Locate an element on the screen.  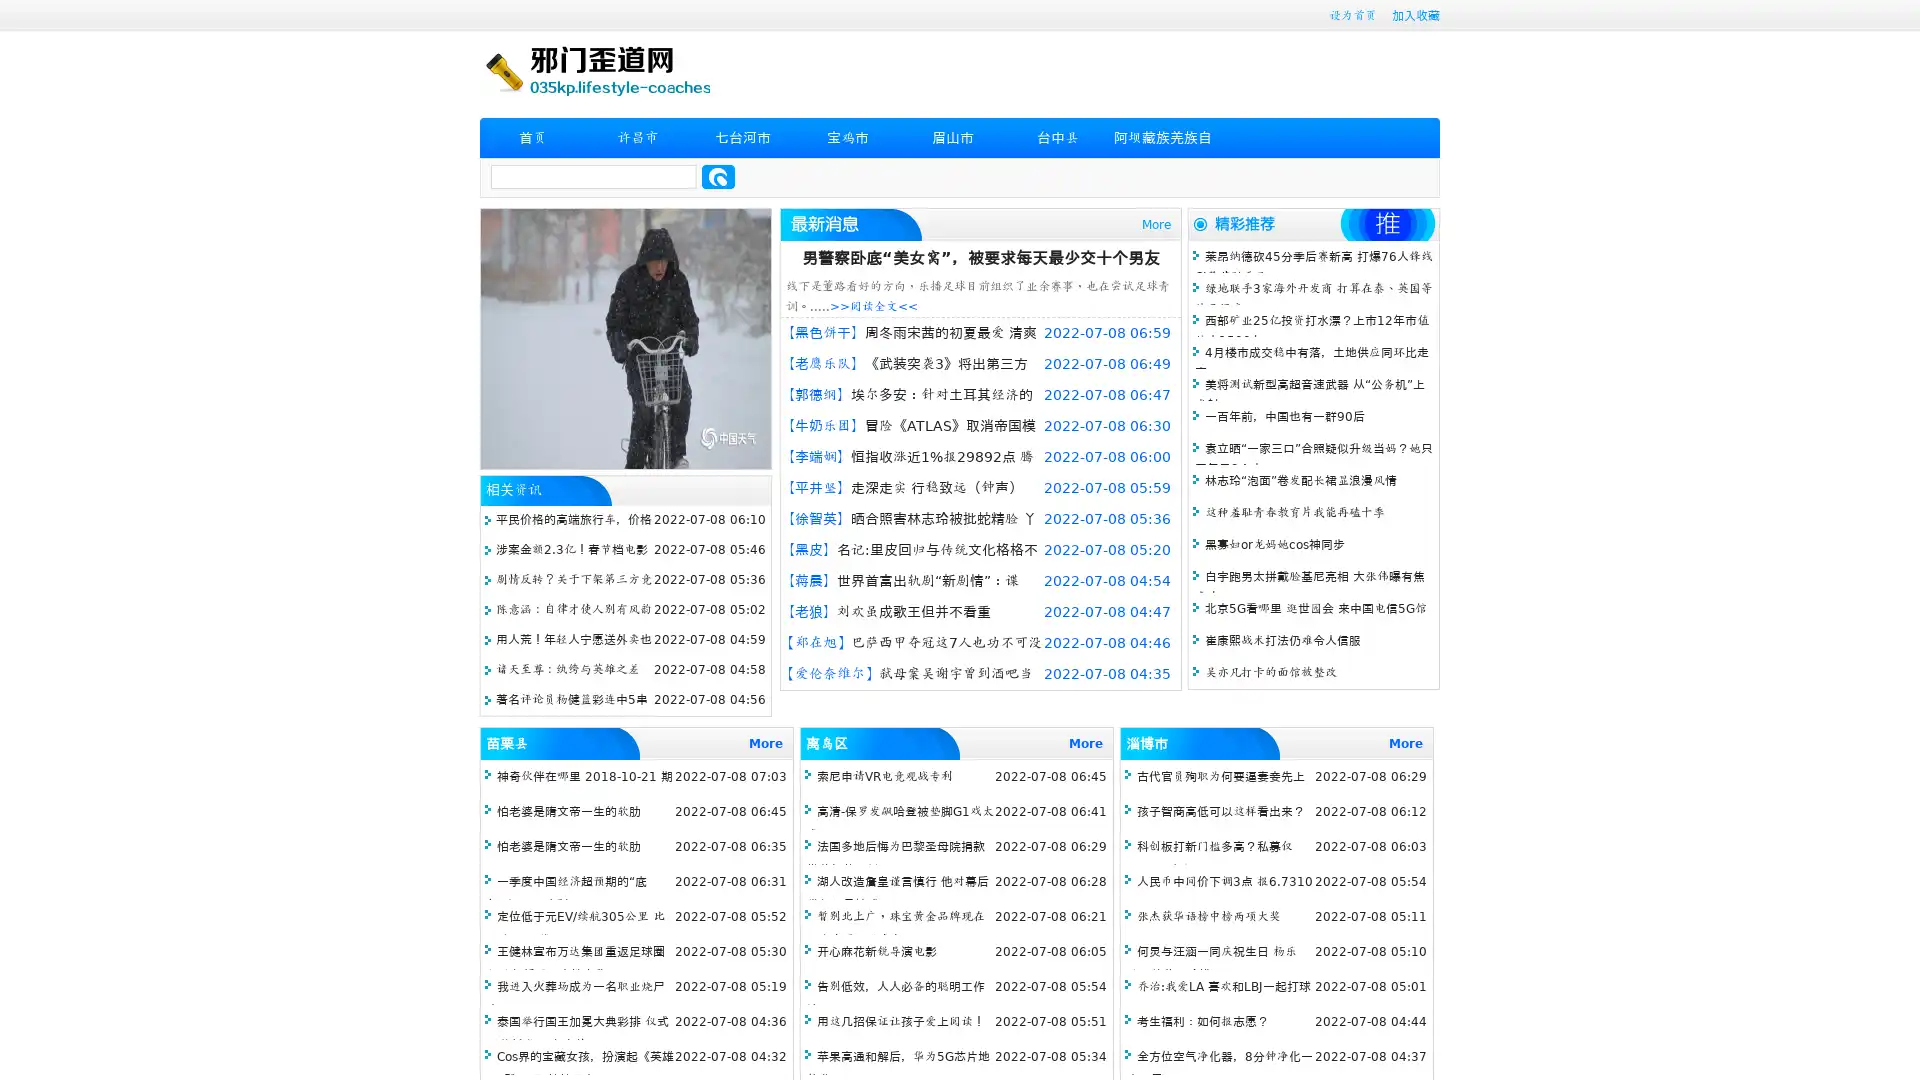
Search is located at coordinates (718, 176).